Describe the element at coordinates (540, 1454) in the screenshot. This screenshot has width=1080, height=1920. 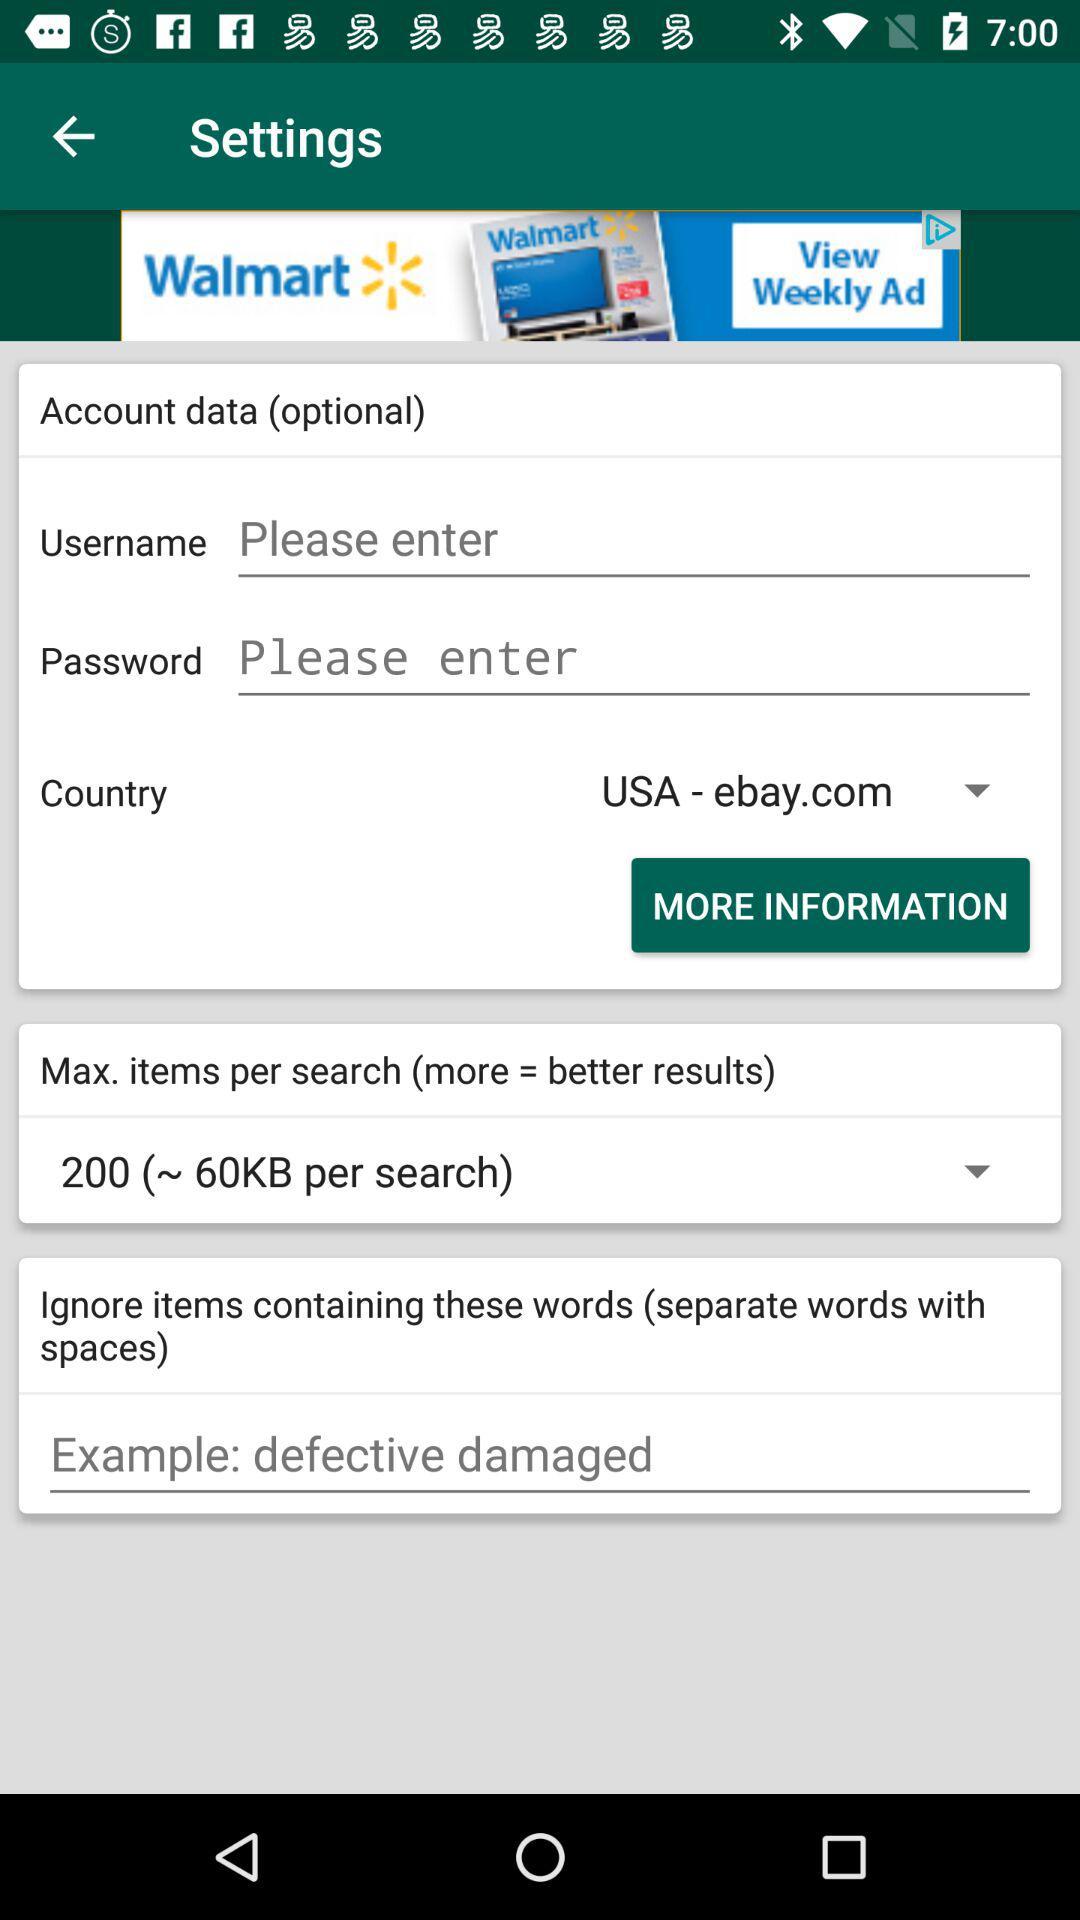
I see `search the any one` at that location.